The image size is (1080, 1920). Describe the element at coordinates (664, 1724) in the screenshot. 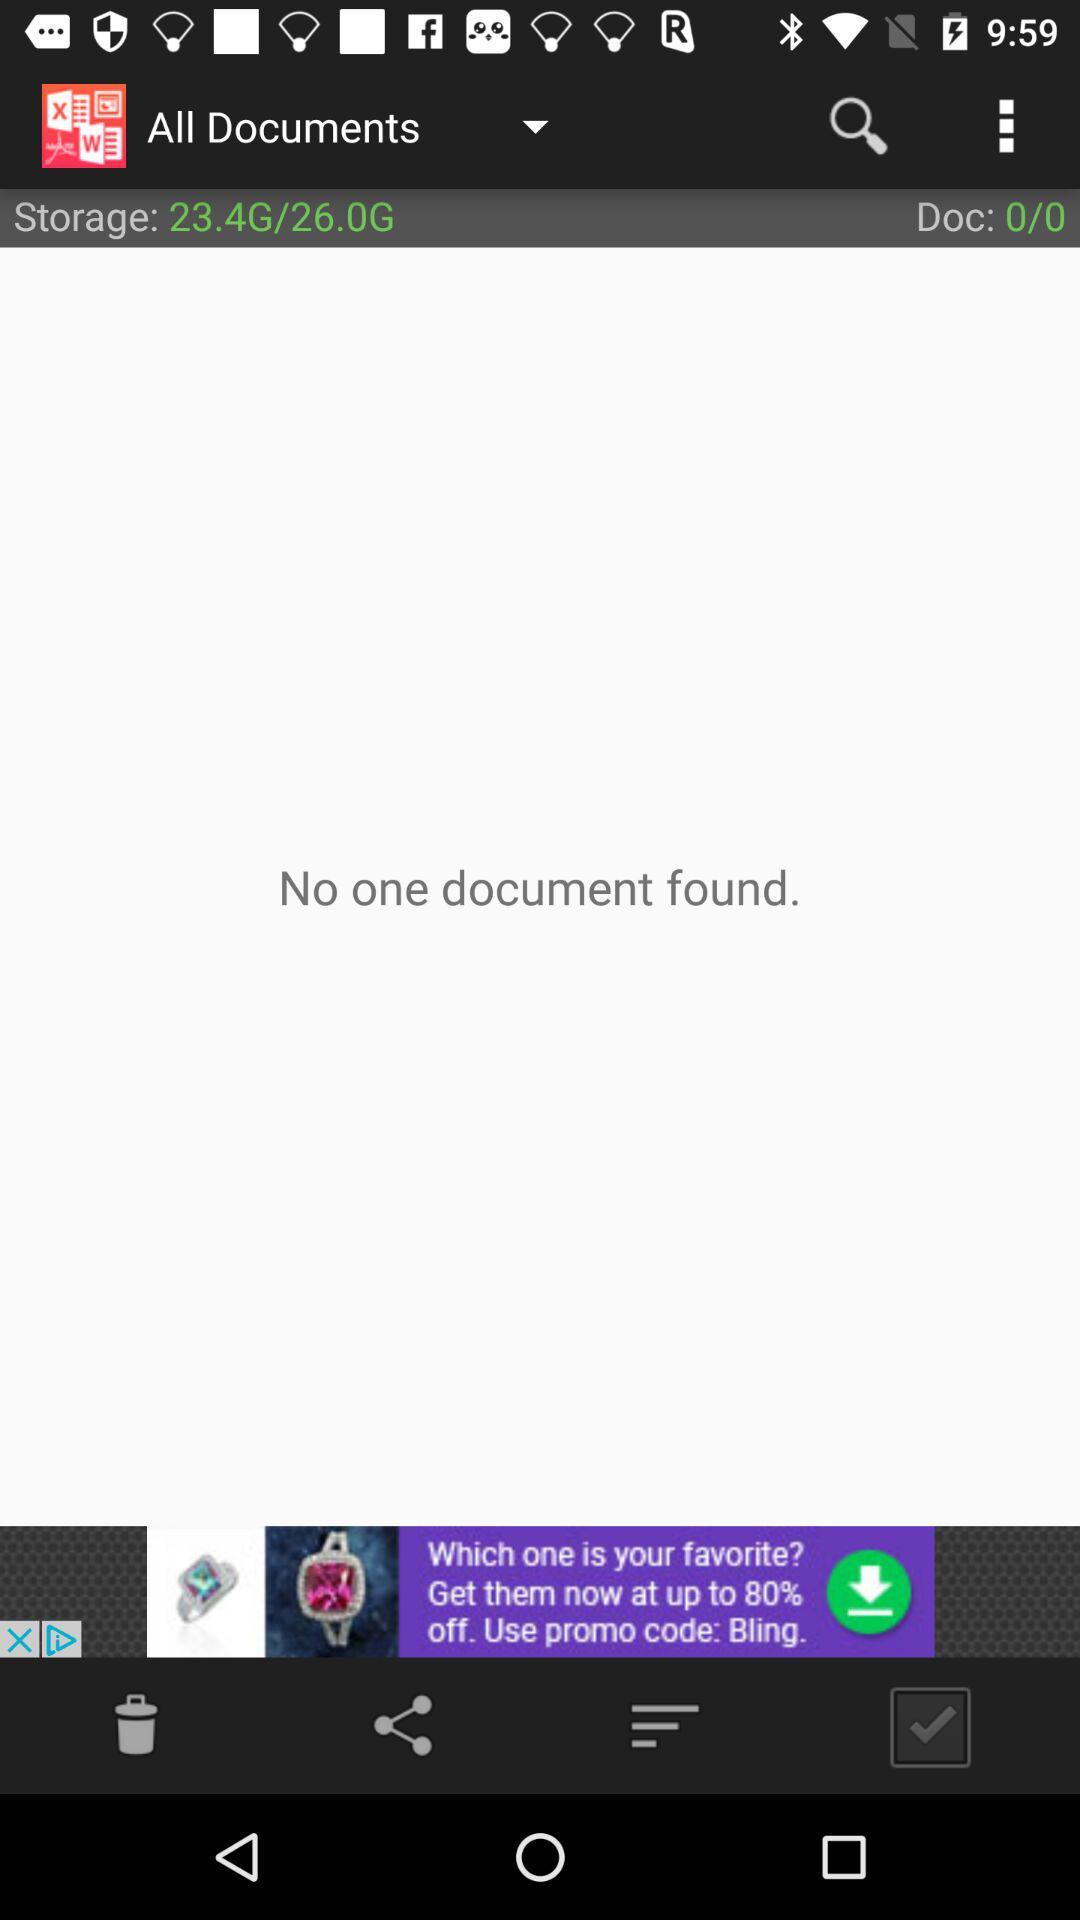

I see `menu` at that location.